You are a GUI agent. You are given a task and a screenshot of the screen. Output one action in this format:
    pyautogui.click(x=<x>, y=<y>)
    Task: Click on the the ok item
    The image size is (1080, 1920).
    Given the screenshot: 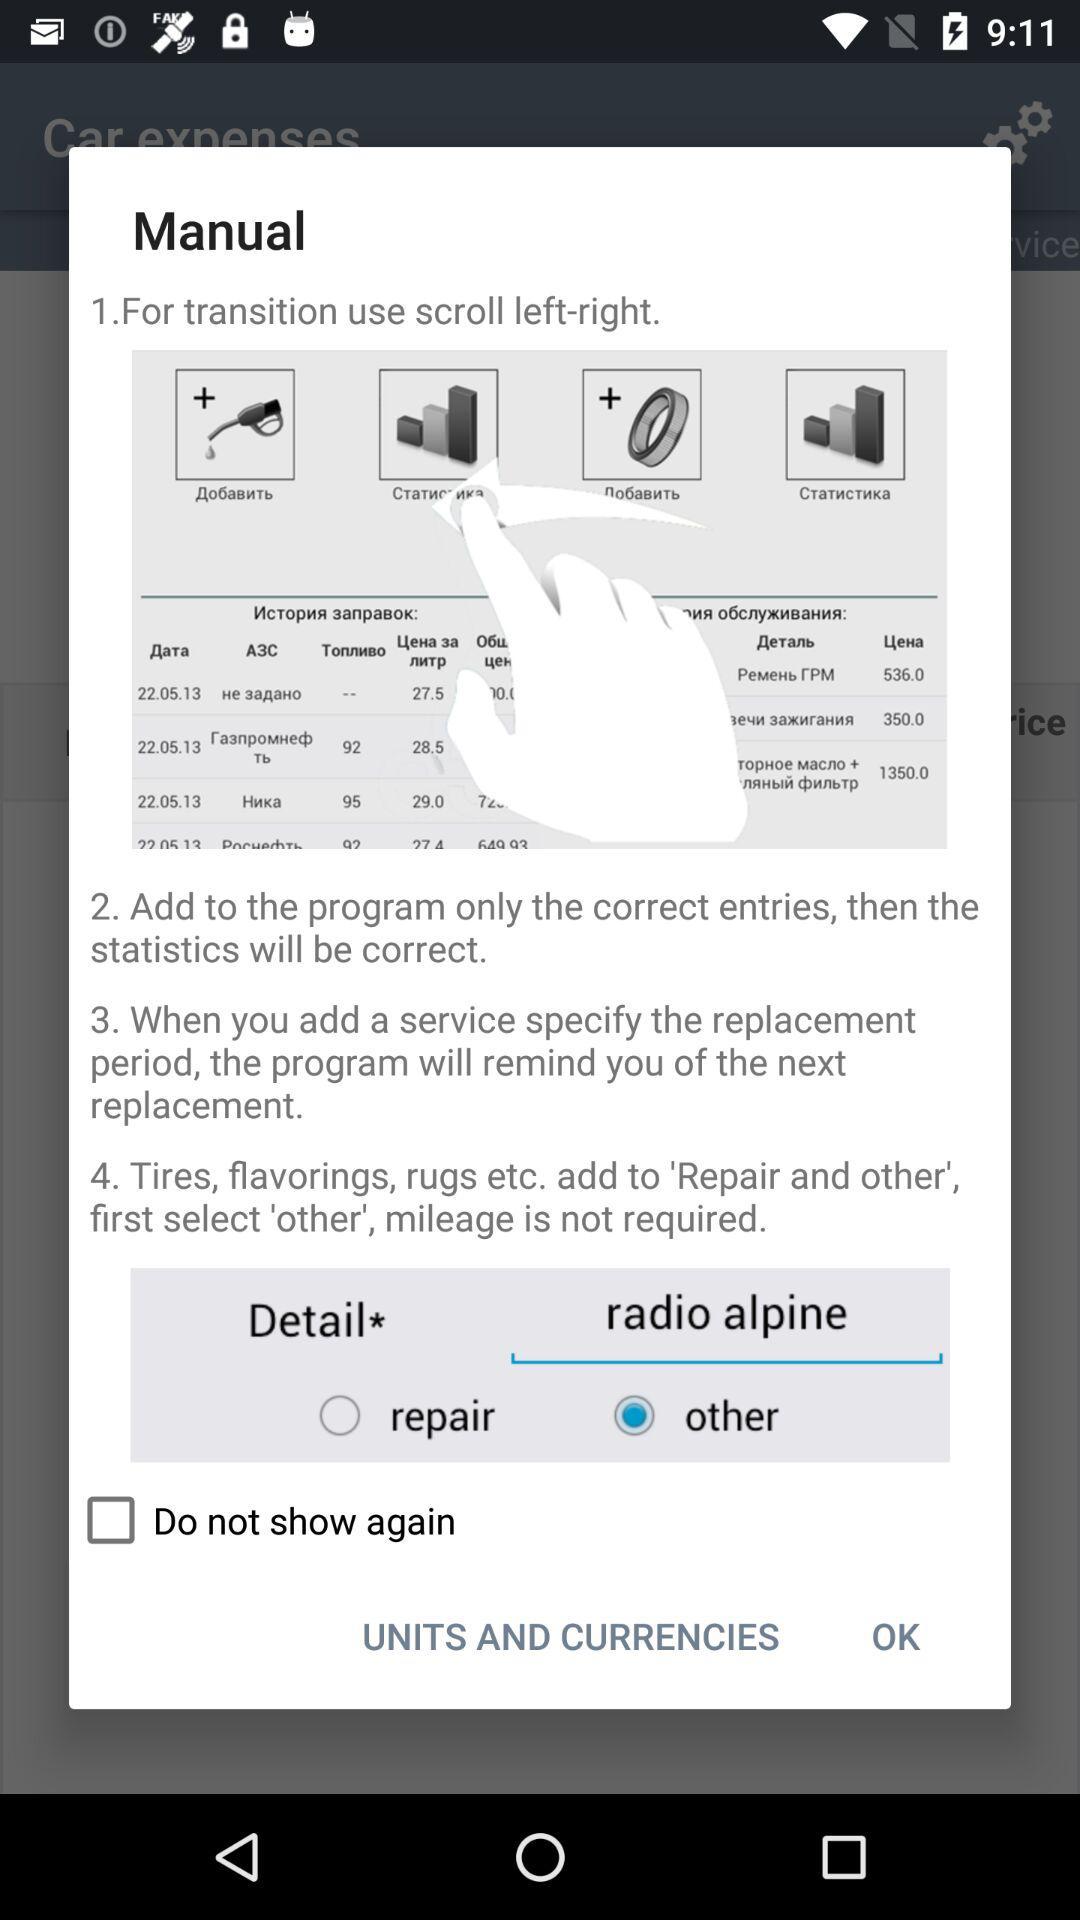 What is the action you would take?
    pyautogui.click(x=894, y=1635)
    